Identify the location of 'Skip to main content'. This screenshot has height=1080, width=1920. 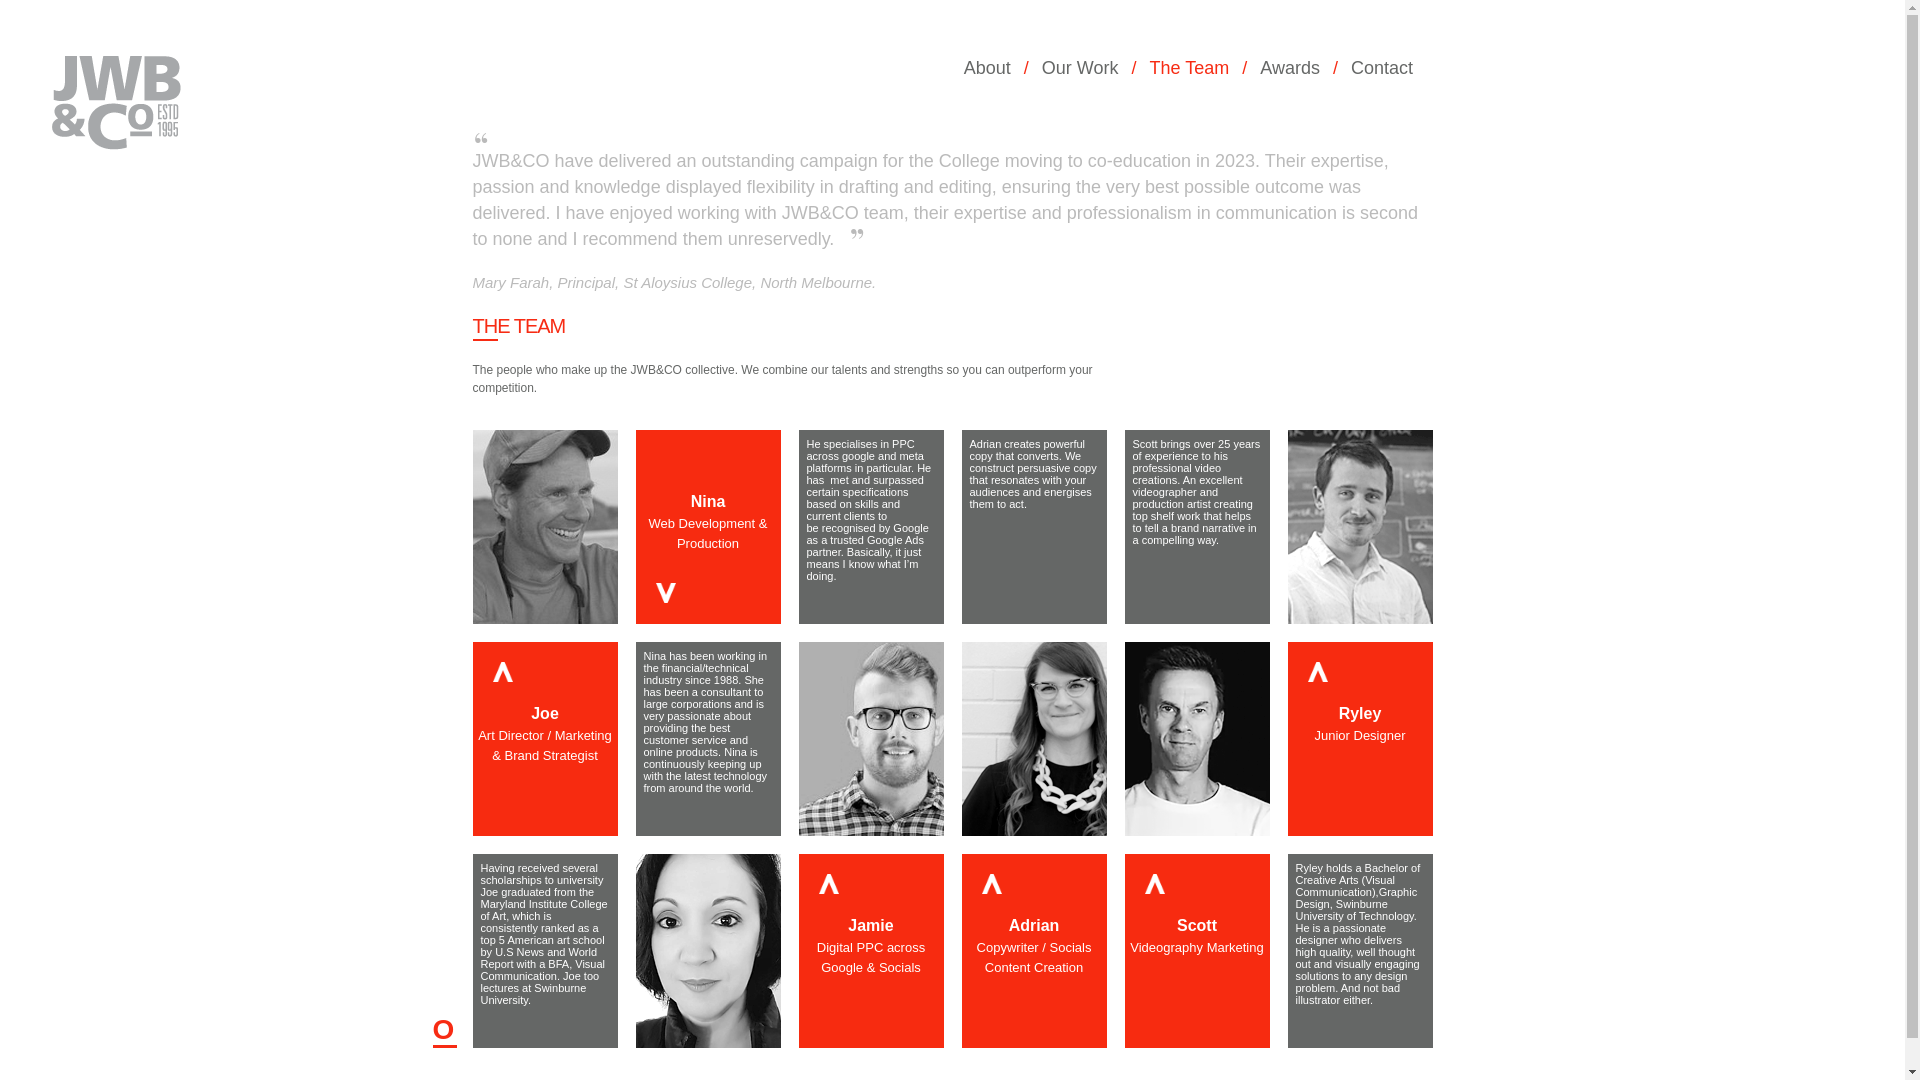
(58, 0).